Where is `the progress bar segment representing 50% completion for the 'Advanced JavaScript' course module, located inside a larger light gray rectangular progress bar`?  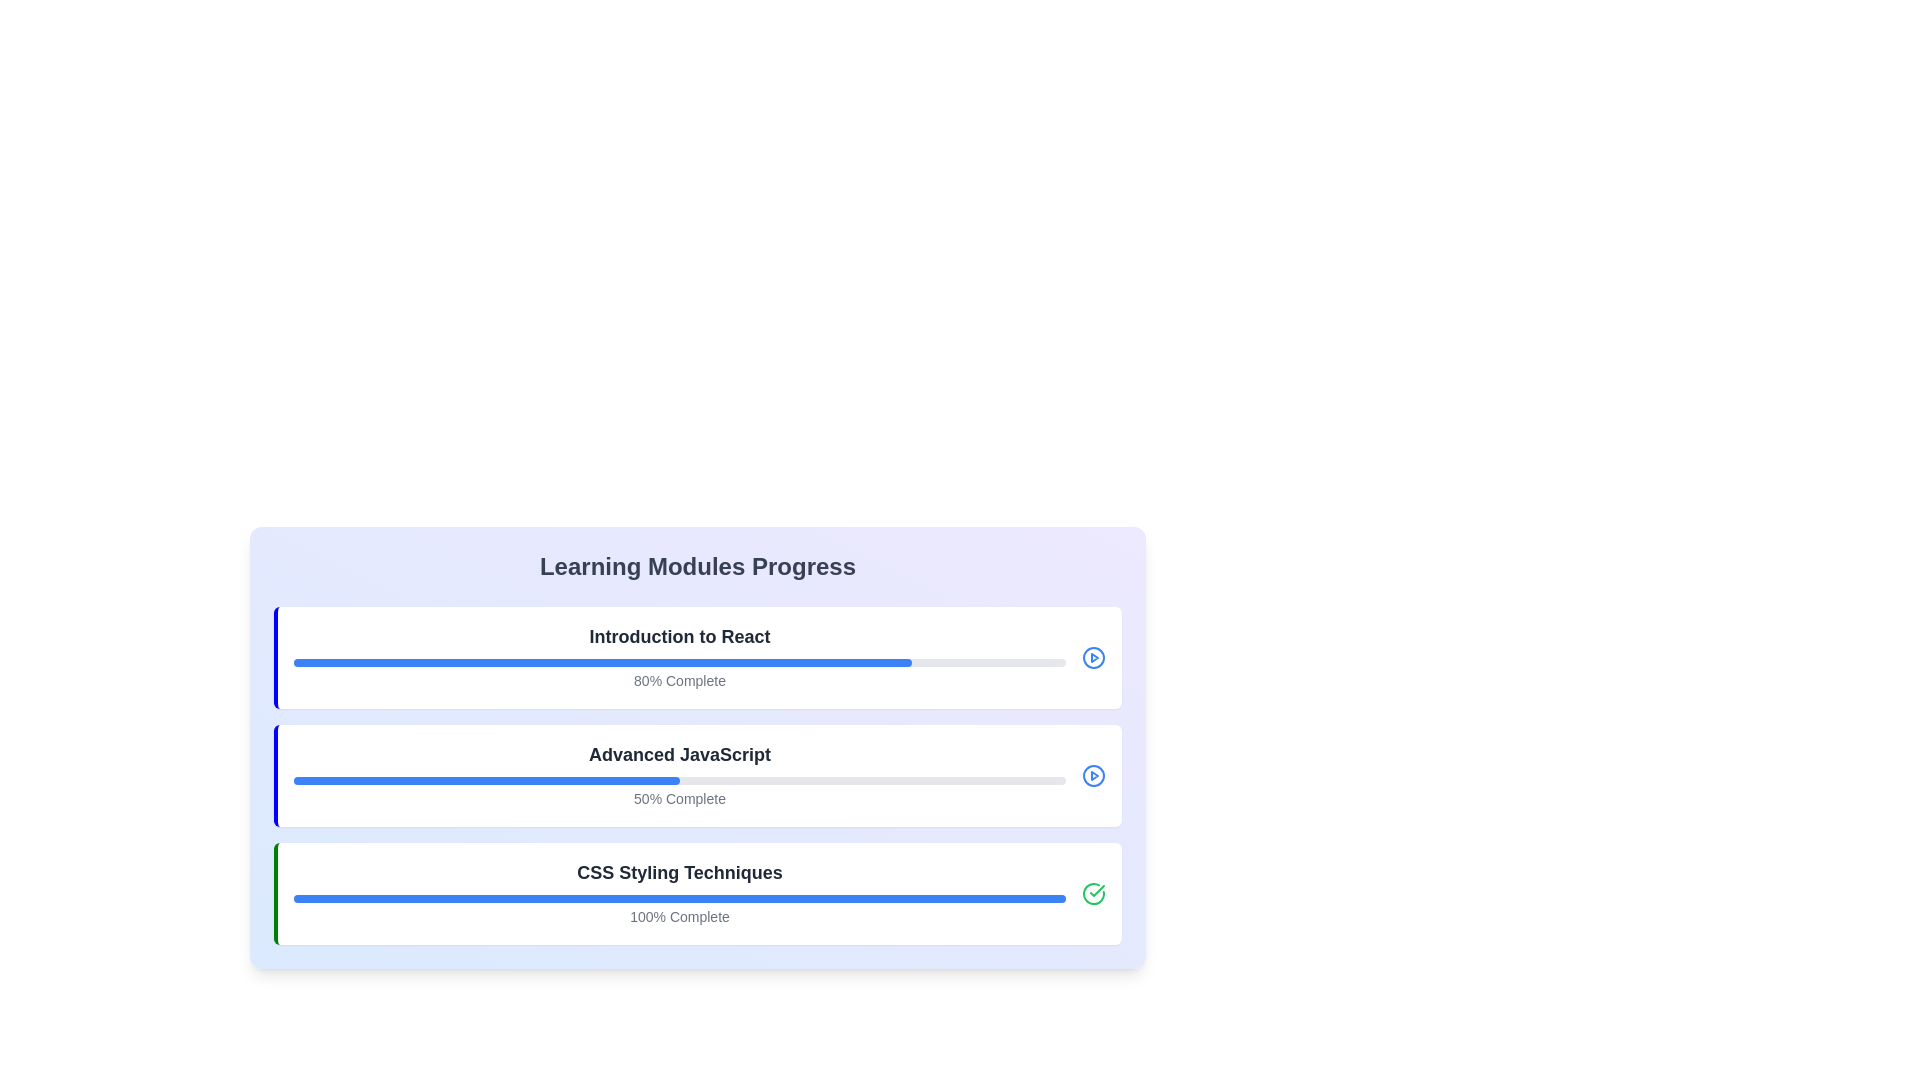
the progress bar segment representing 50% completion for the 'Advanced JavaScript' course module, located inside a larger light gray rectangular progress bar is located at coordinates (486, 779).